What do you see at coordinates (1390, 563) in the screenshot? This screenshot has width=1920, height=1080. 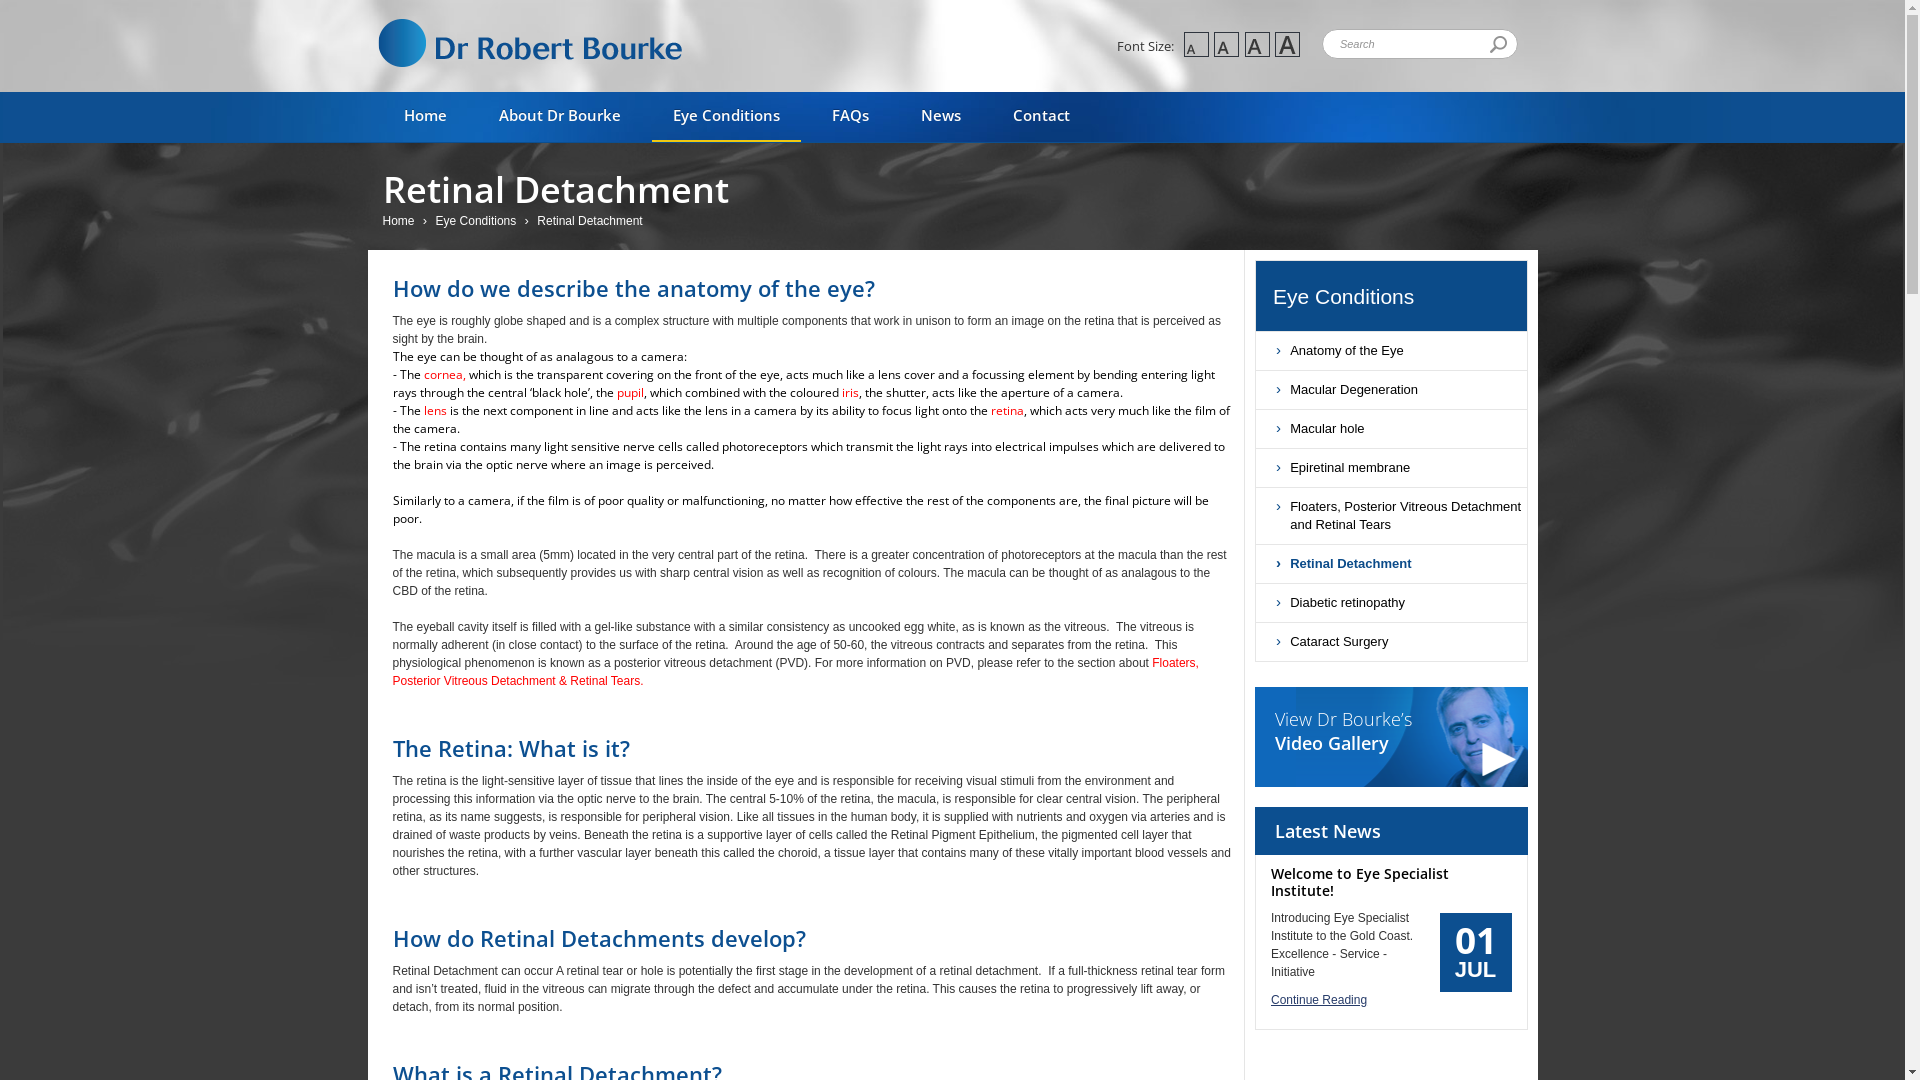 I see `'Retinal Detachment'` at bounding box center [1390, 563].